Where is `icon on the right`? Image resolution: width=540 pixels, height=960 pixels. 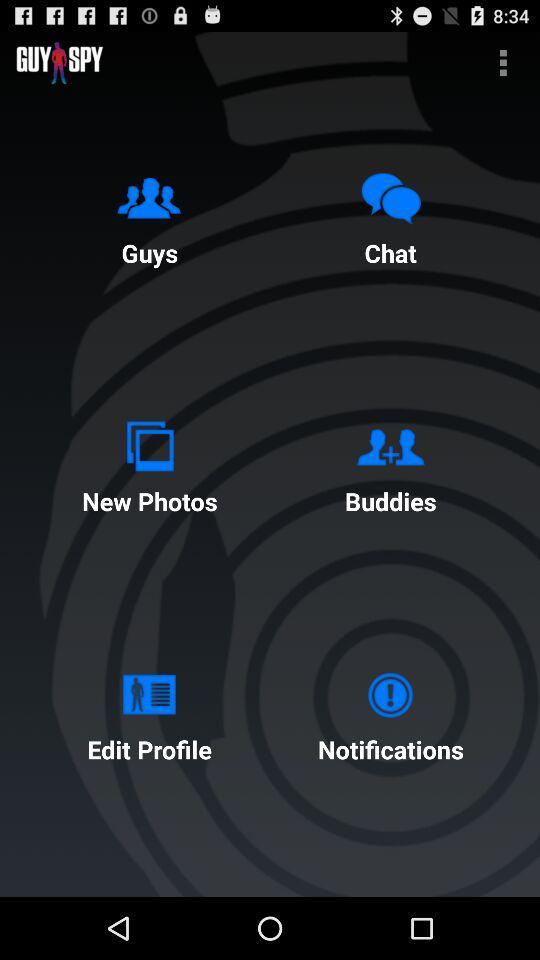 icon on the right is located at coordinates (390, 463).